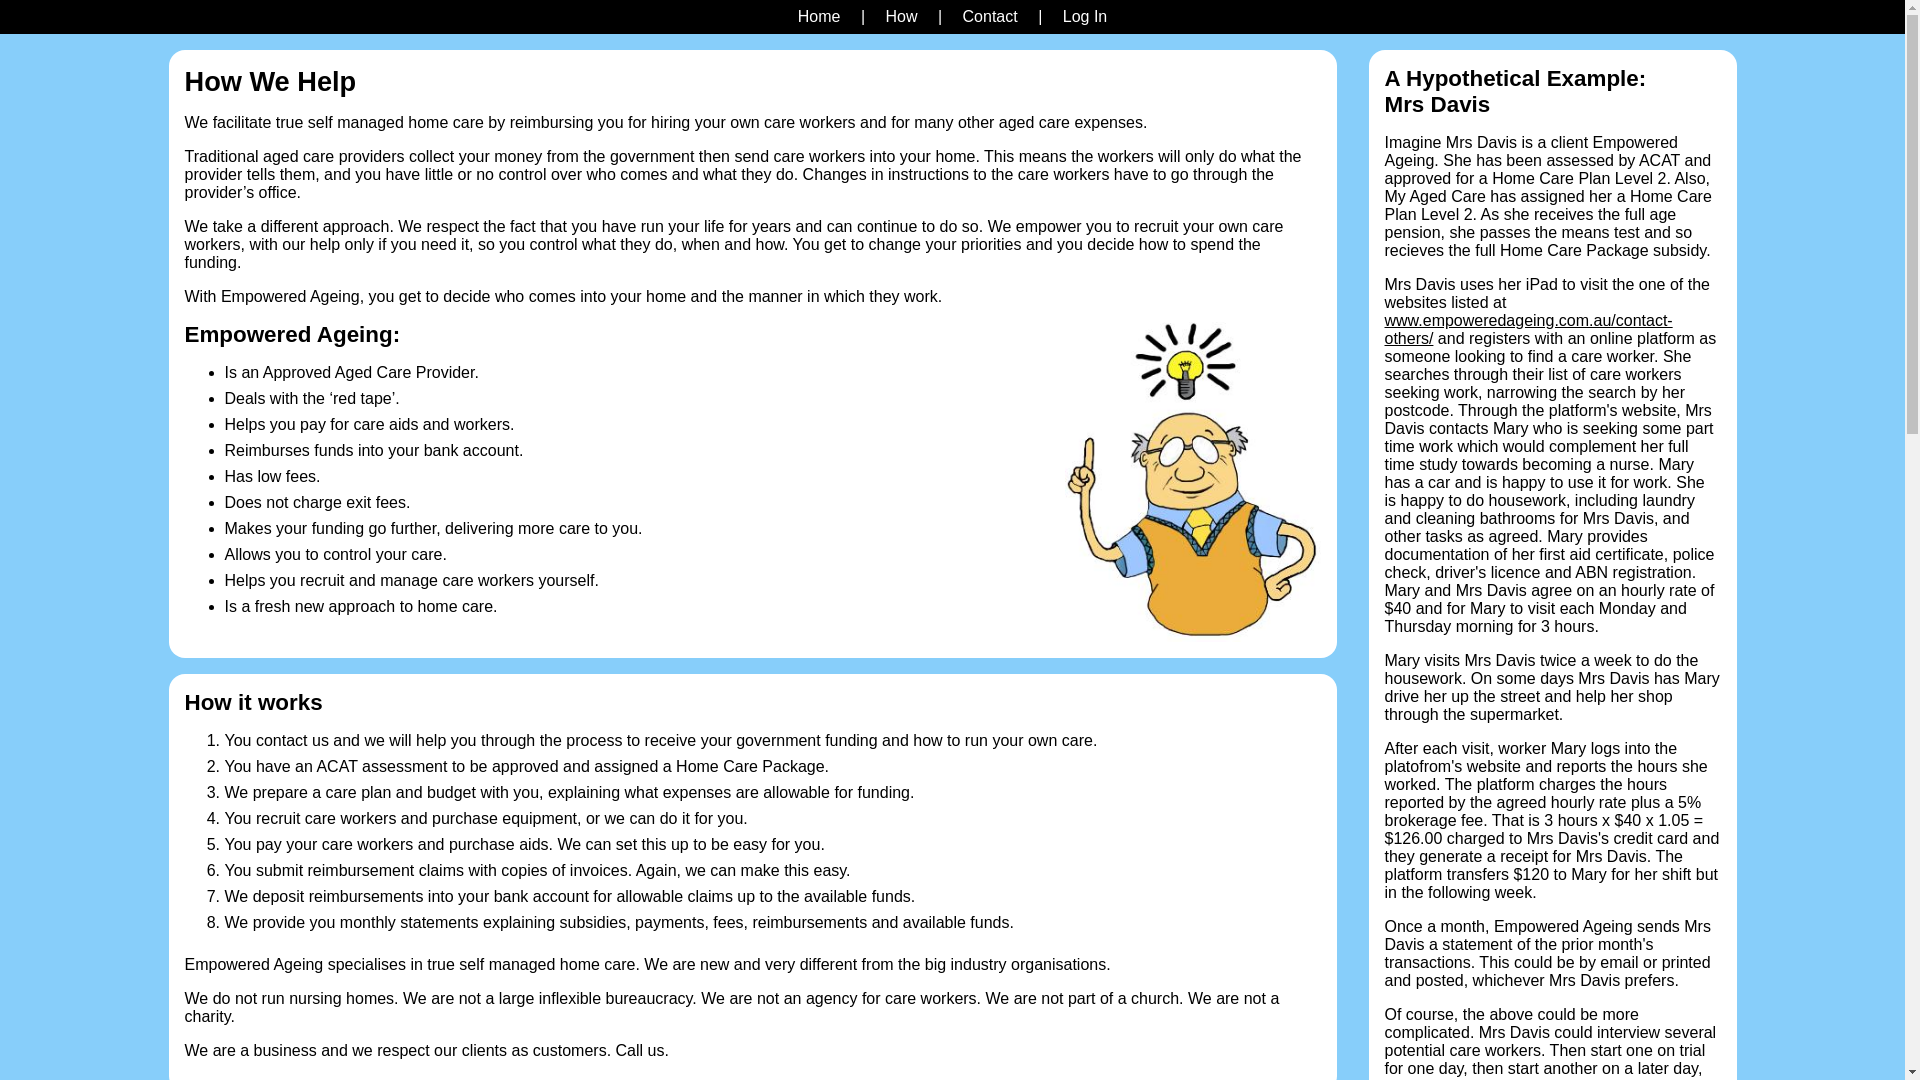  I want to click on 'Log In', so click(1083, 16).